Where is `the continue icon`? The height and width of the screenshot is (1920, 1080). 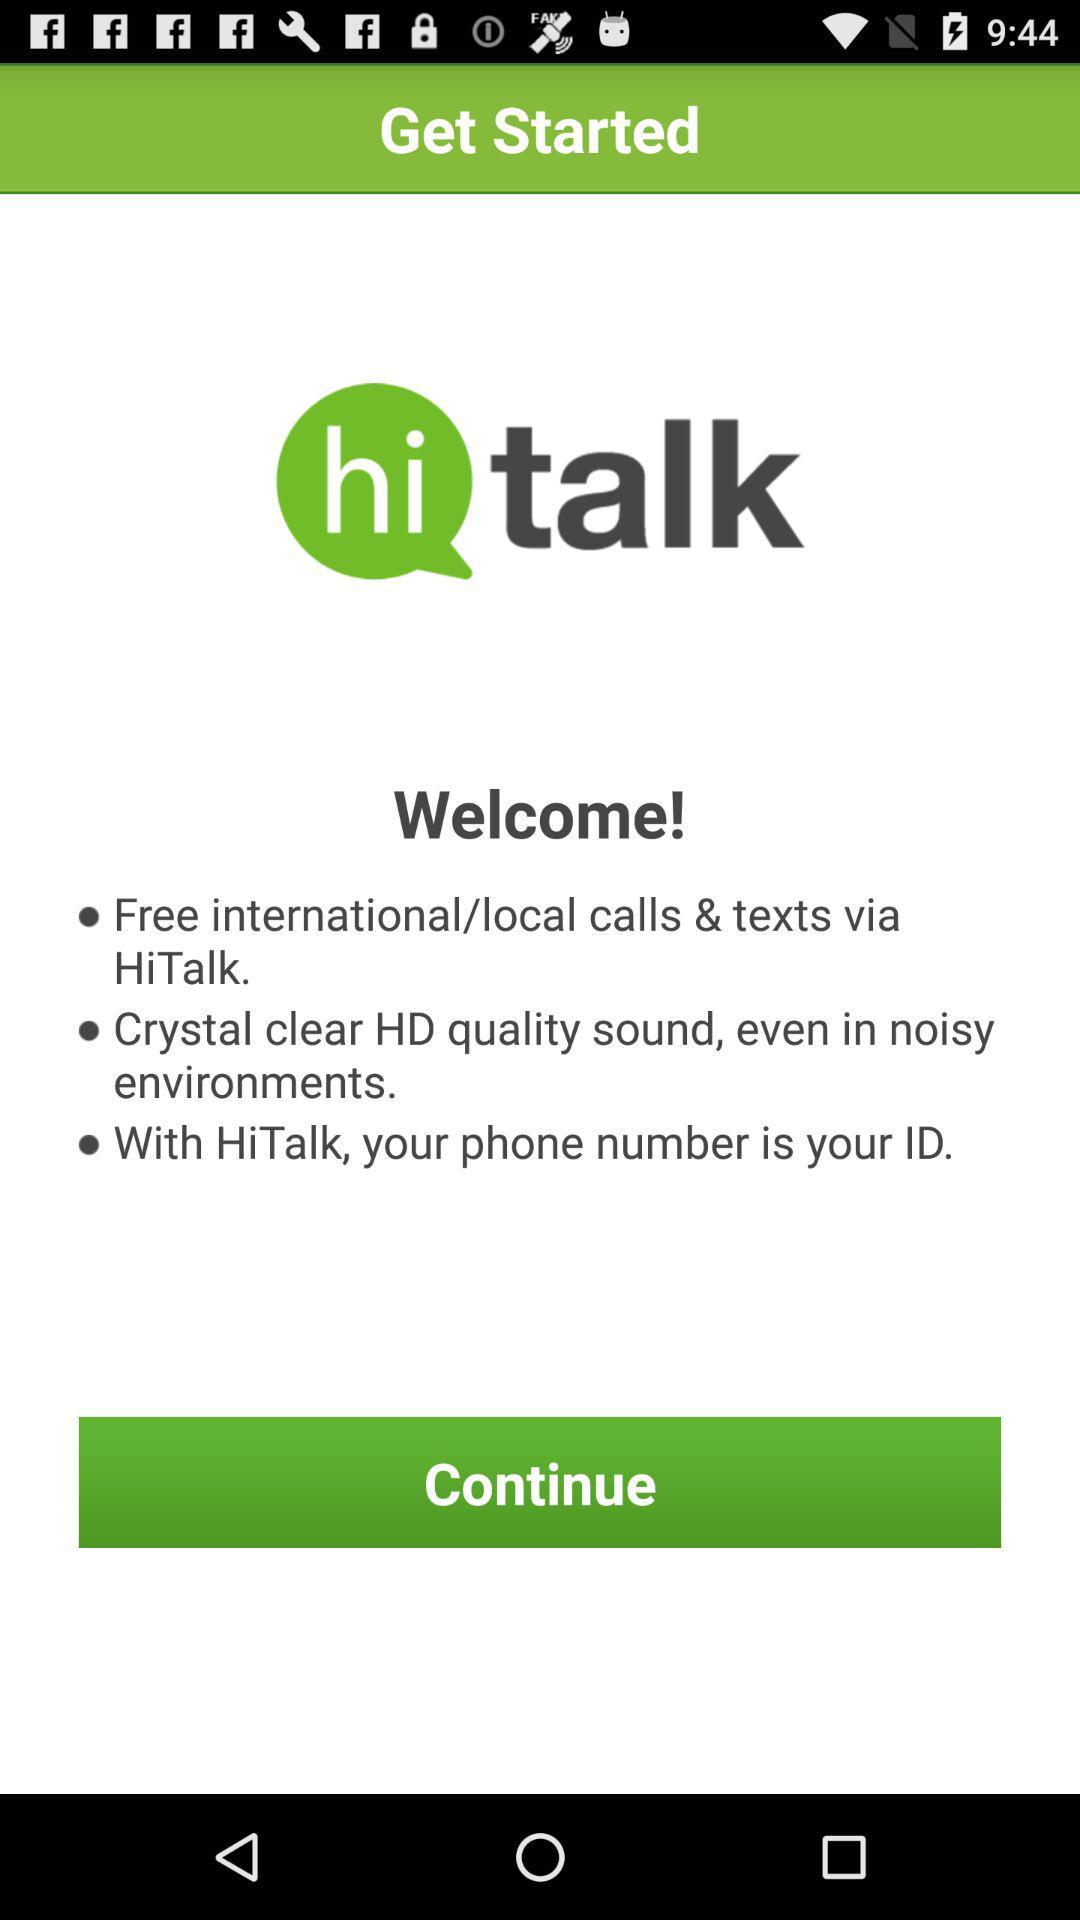
the continue icon is located at coordinates (540, 1482).